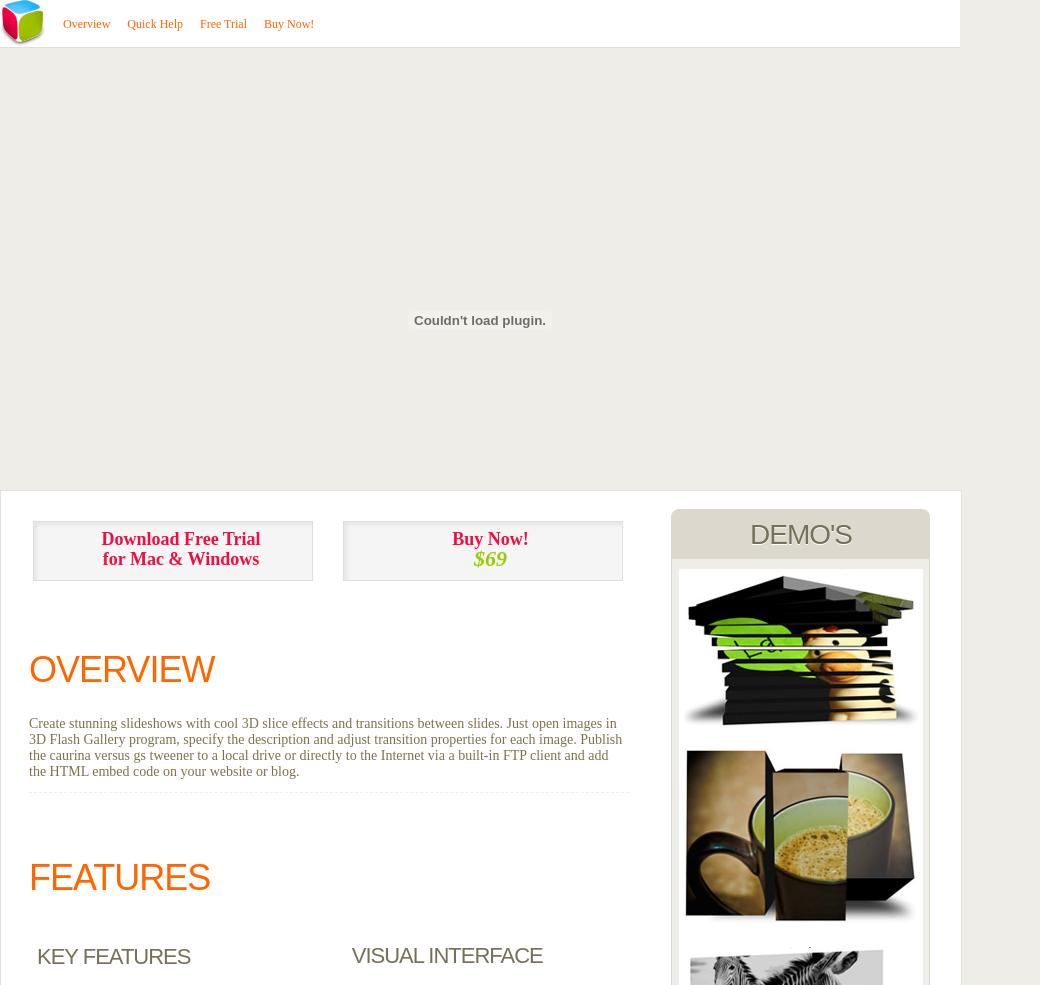  What do you see at coordinates (799, 534) in the screenshot?
I see `'DEMO's'` at bounding box center [799, 534].